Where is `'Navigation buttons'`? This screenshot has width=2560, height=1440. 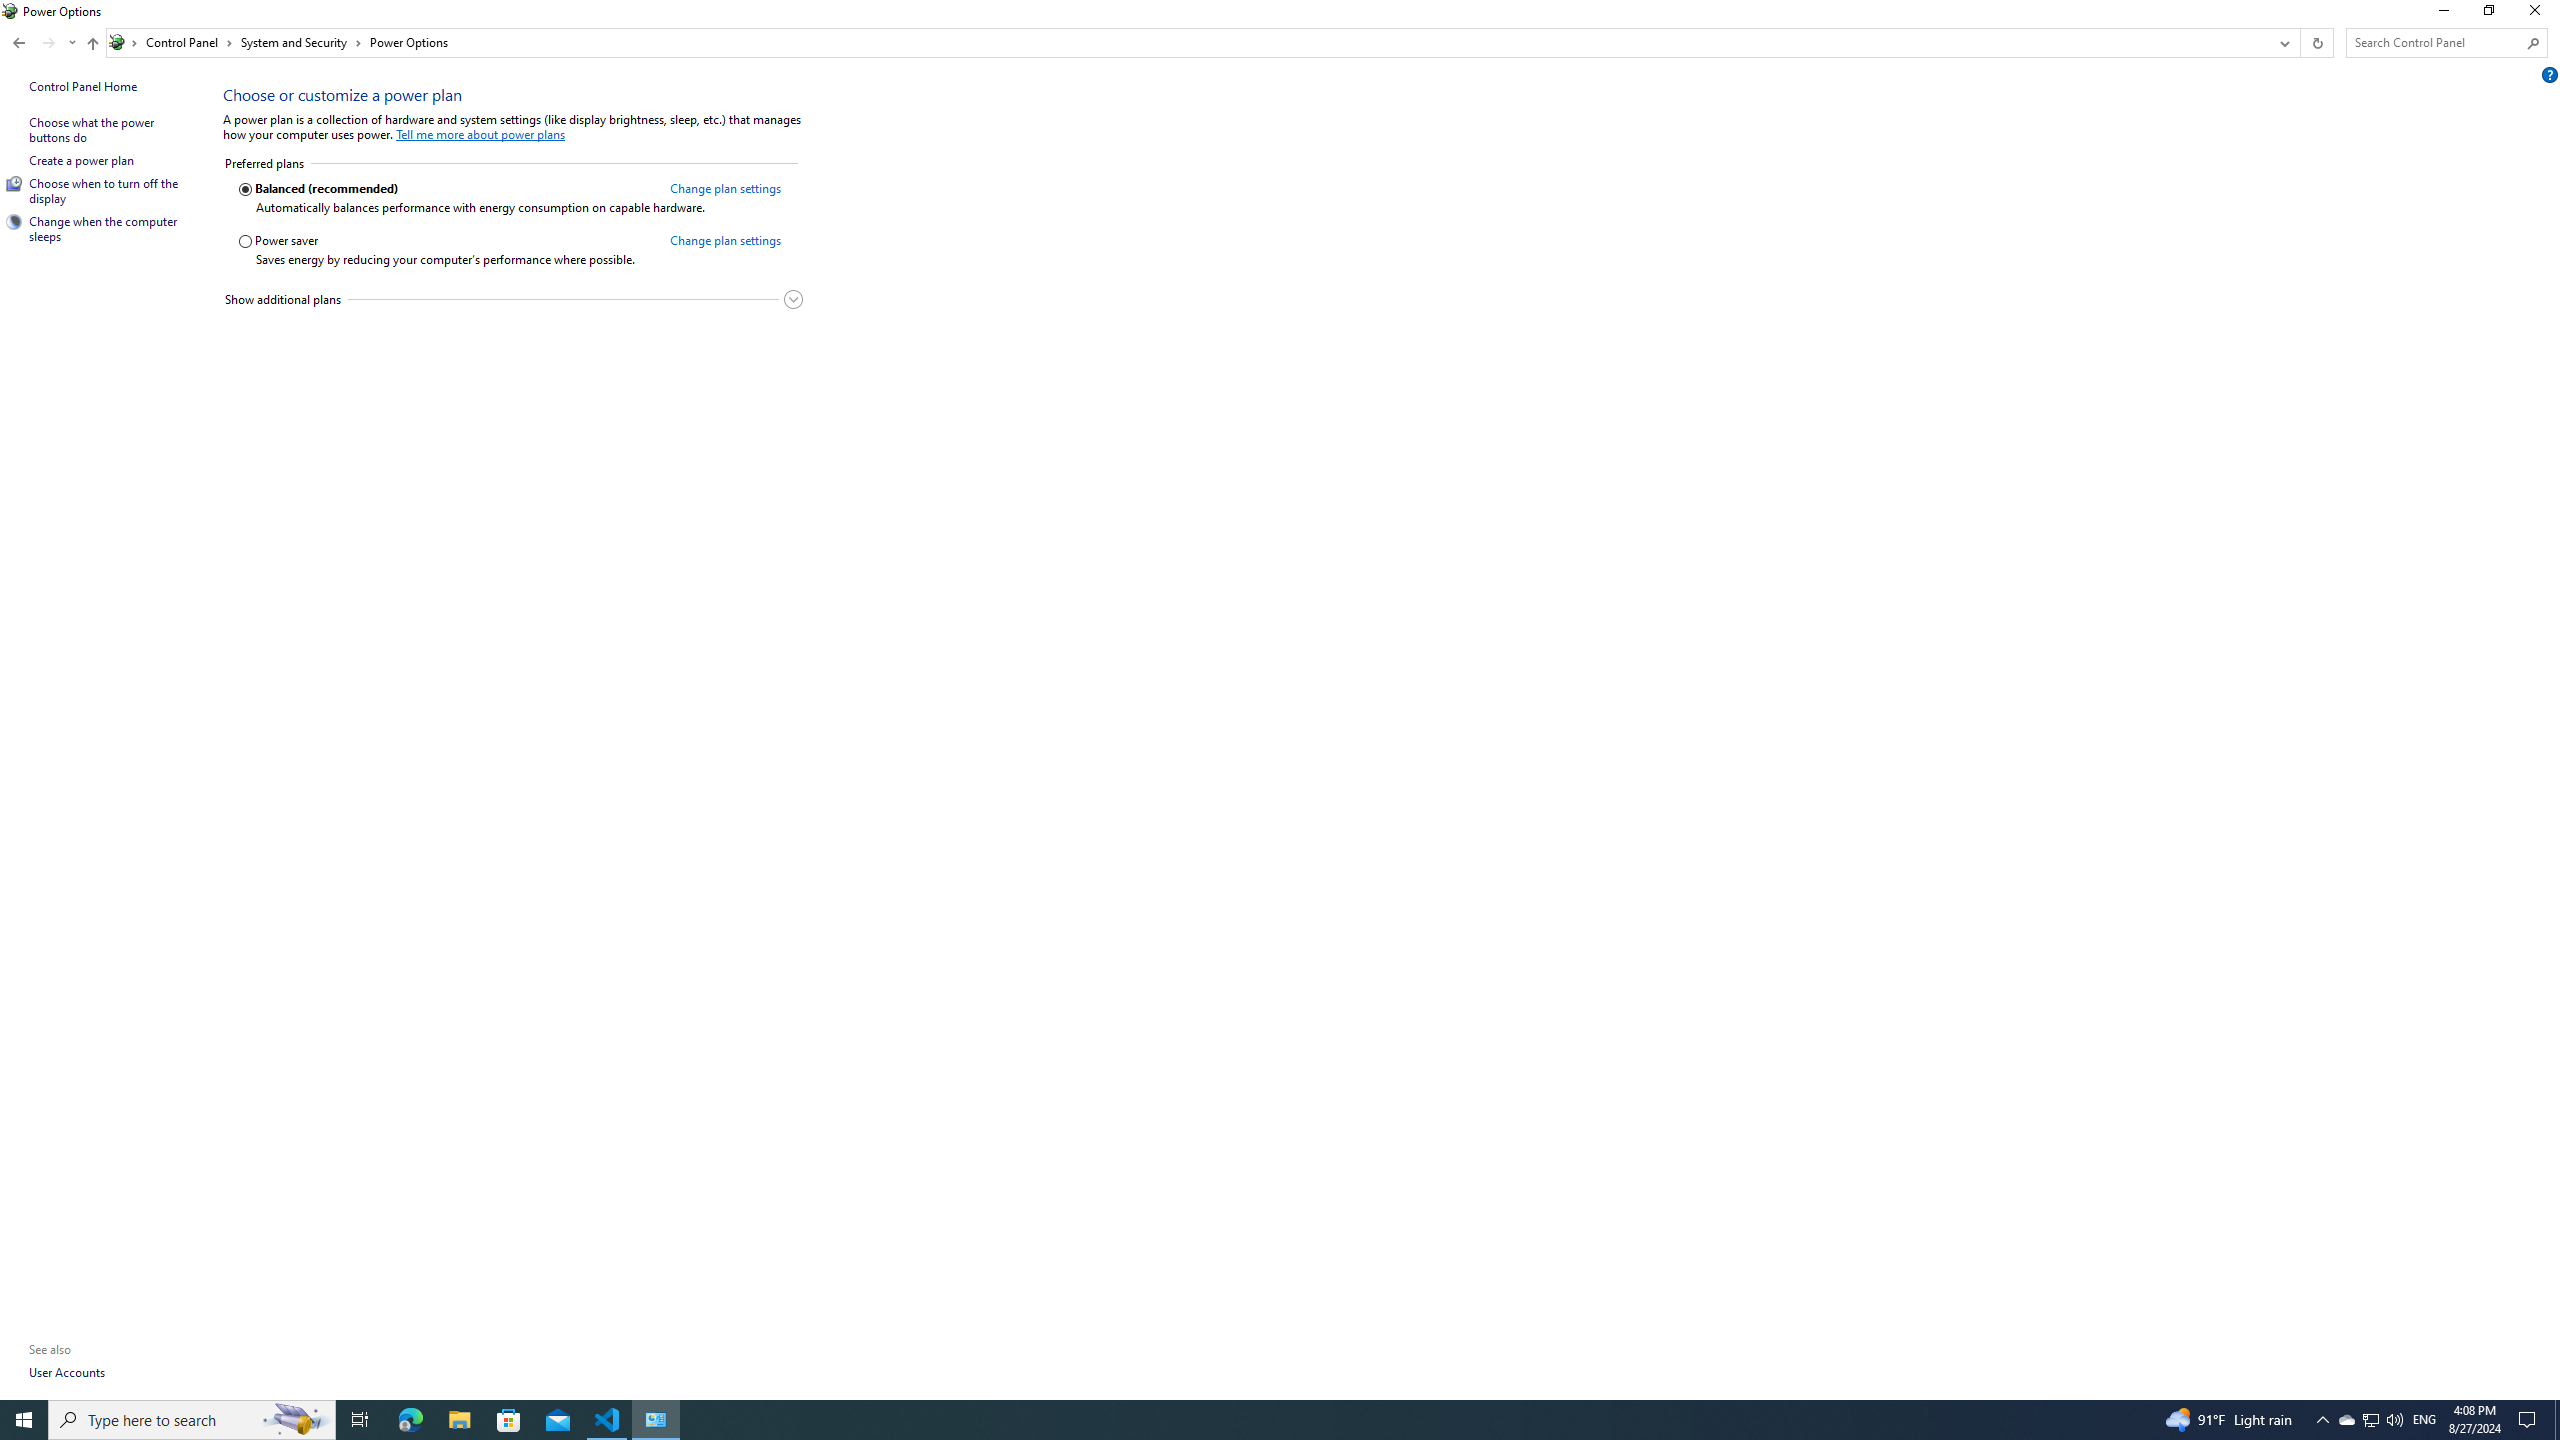
'Navigation buttons' is located at coordinates (42, 42).